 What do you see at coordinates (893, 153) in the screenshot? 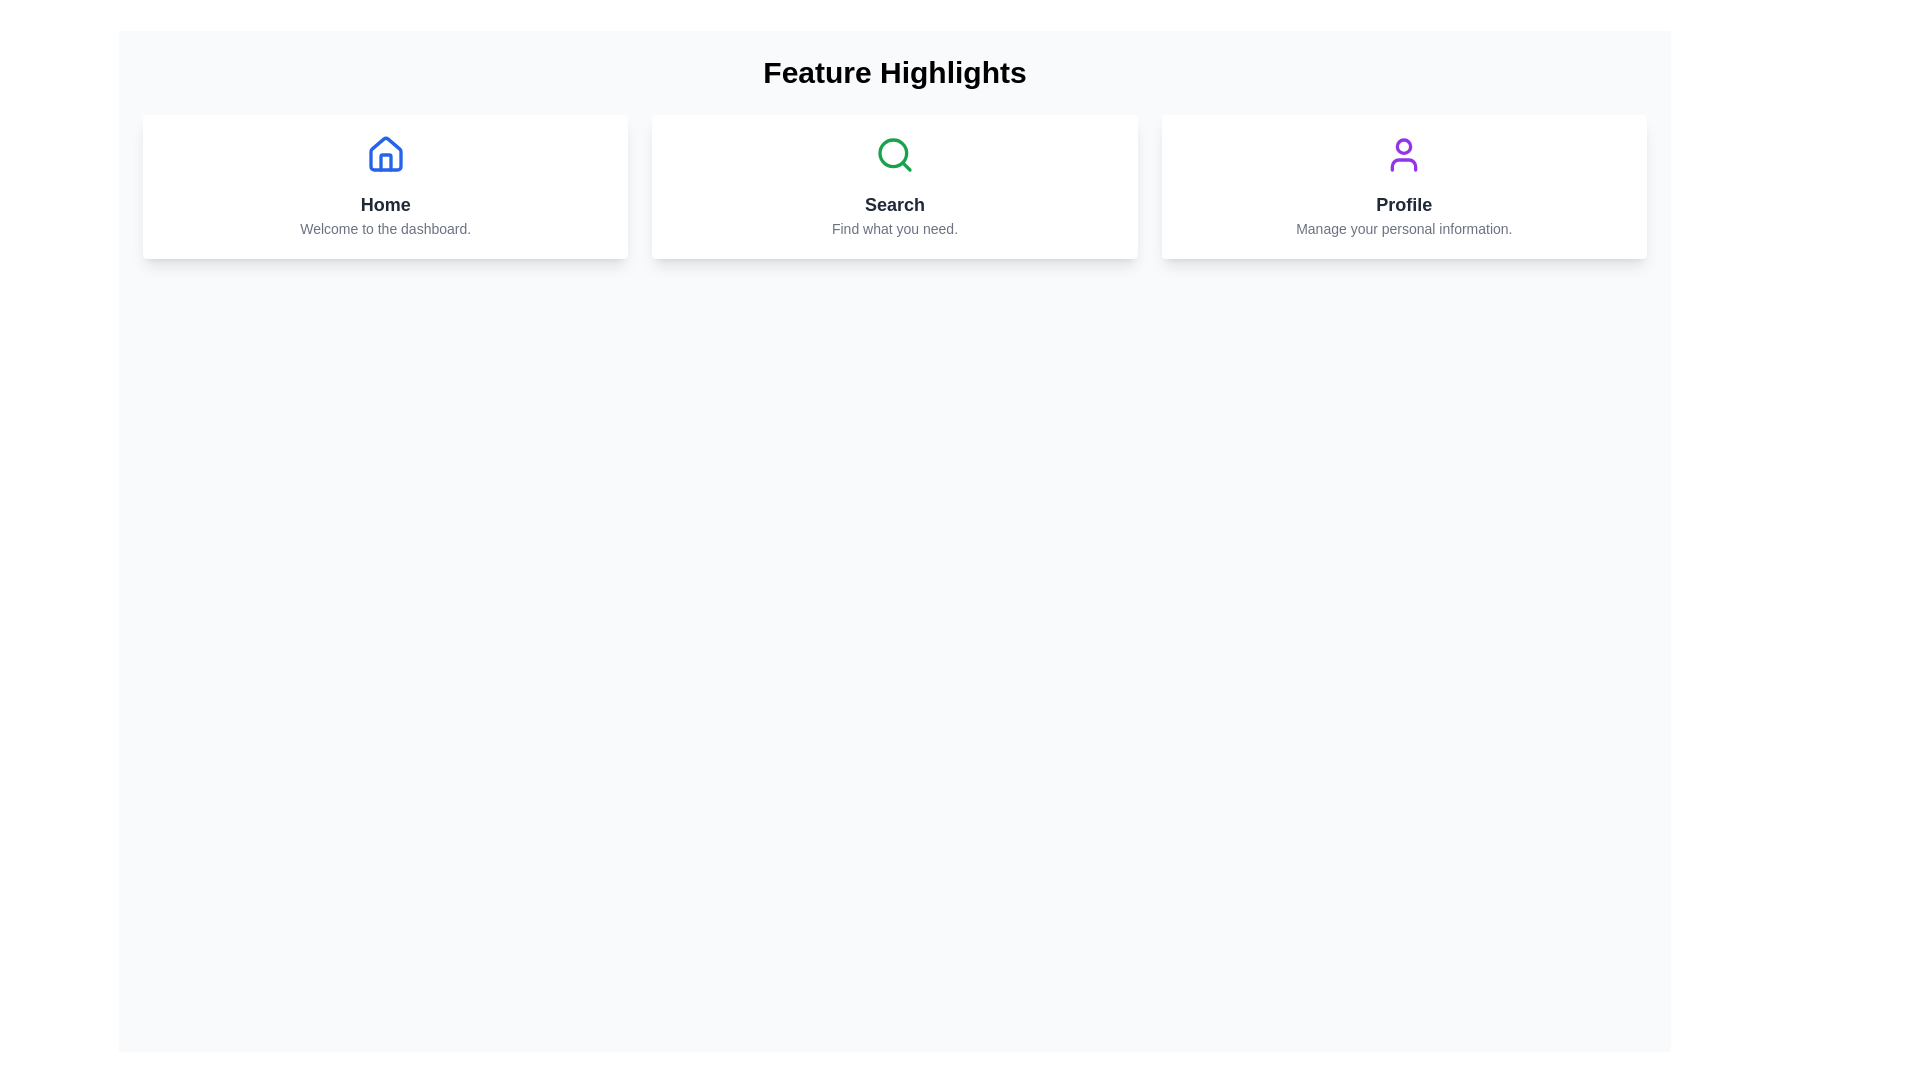
I see `the green magnifying glass icon within the 'Search' card located below the 'Feature Highlights' heading` at bounding box center [893, 153].